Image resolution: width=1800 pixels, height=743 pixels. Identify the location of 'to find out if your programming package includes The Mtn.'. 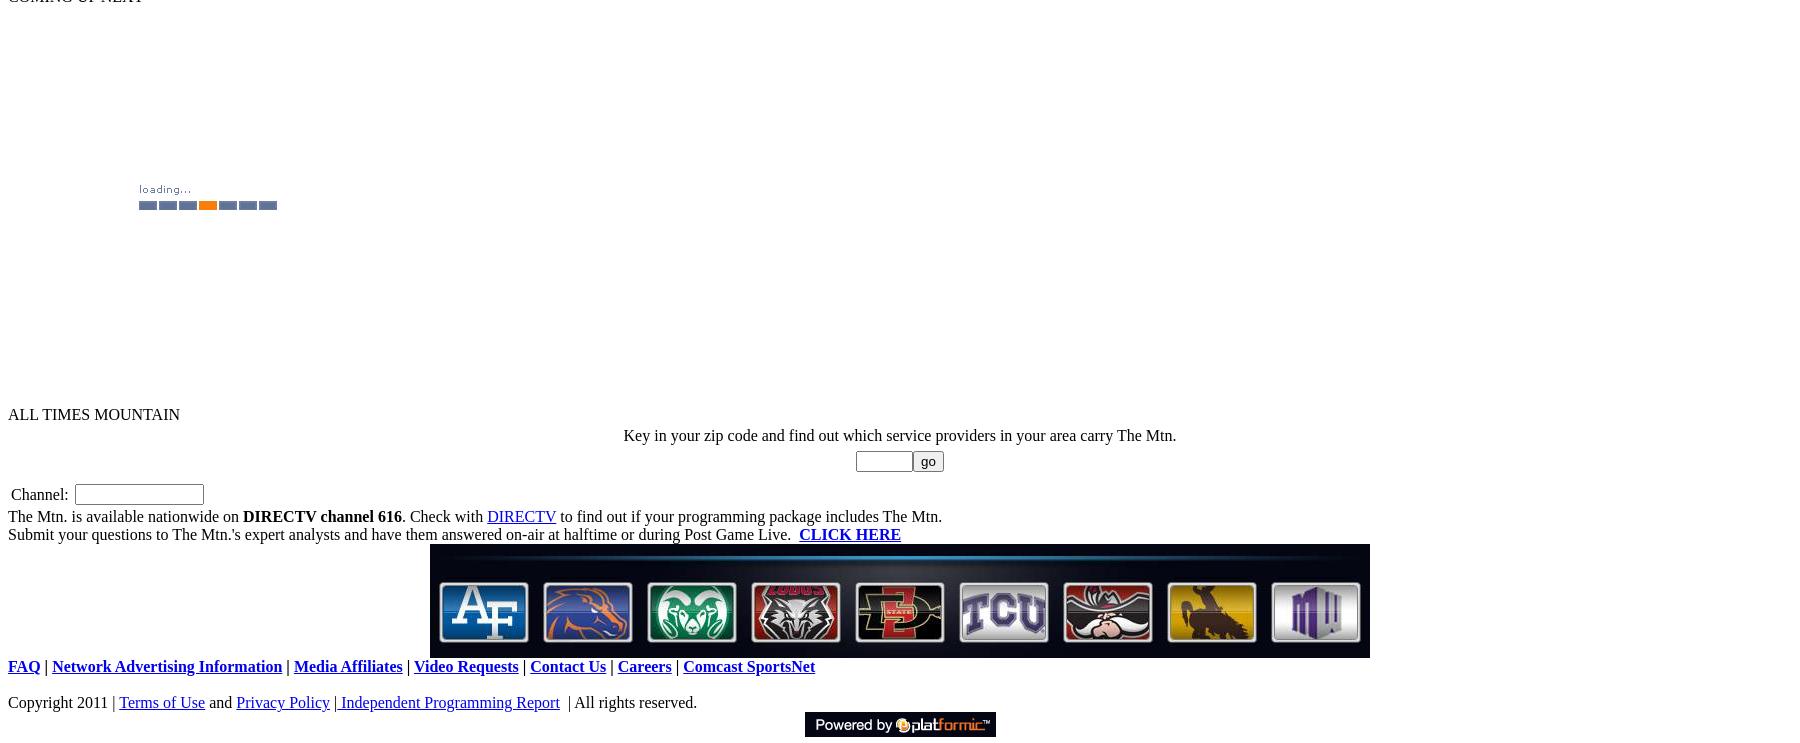
(555, 516).